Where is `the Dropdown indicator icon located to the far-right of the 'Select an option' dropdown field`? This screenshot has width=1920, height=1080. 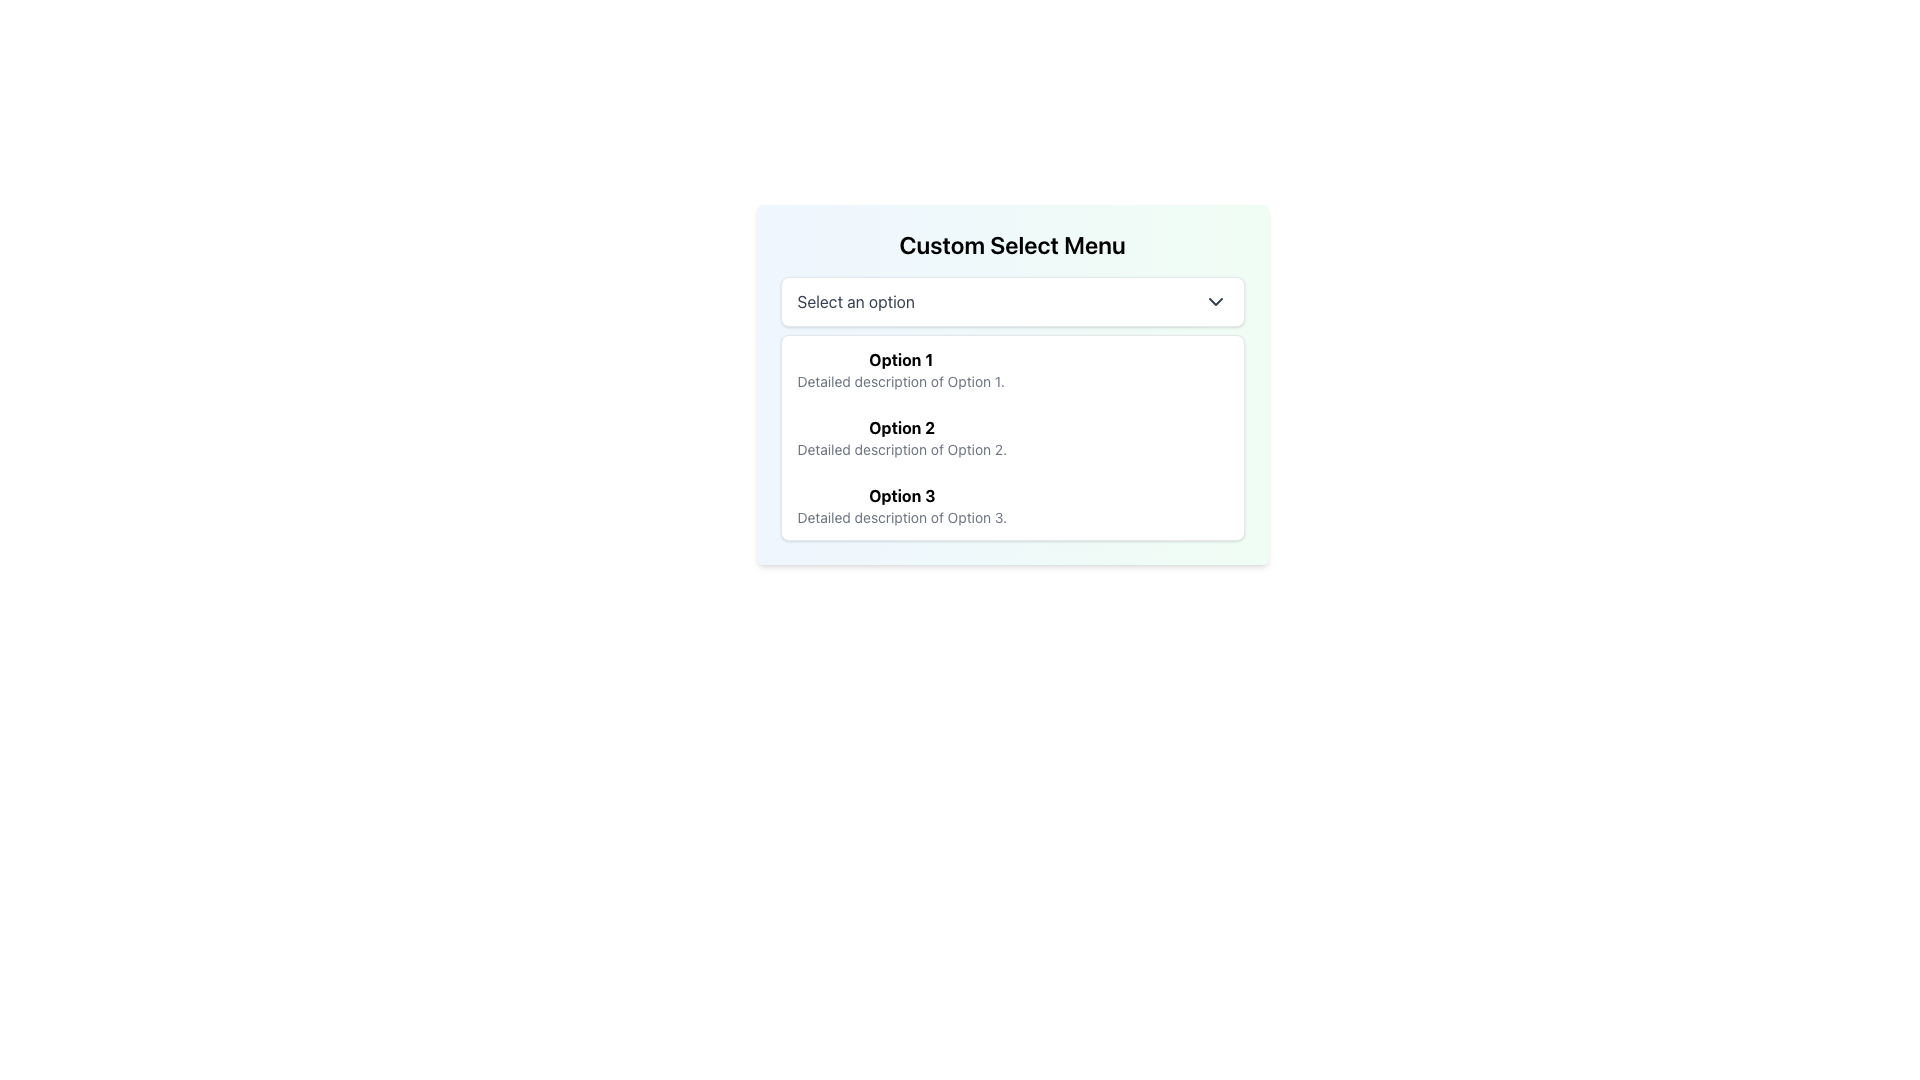
the Dropdown indicator icon located to the far-right of the 'Select an option' dropdown field is located at coordinates (1214, 301).